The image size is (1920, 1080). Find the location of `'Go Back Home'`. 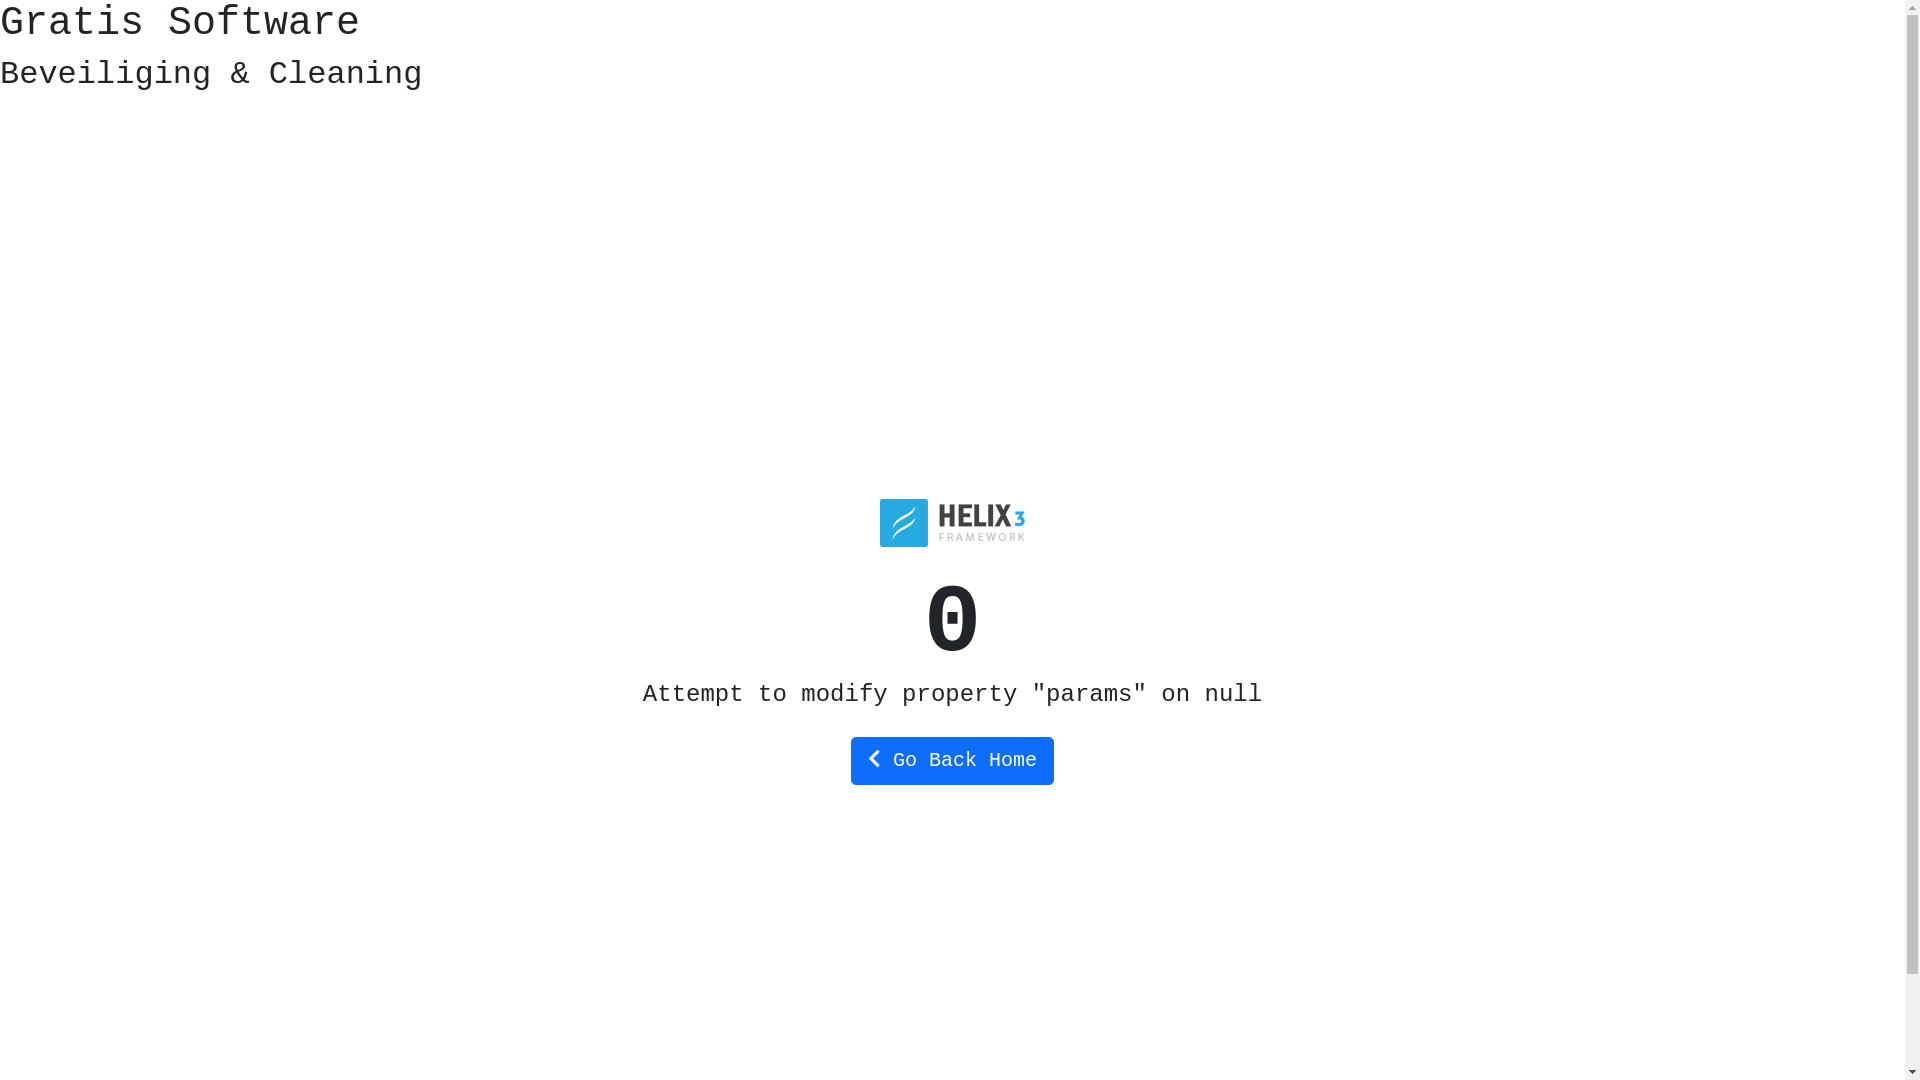

'Go Back Home' is located at coordinates (951, 760).